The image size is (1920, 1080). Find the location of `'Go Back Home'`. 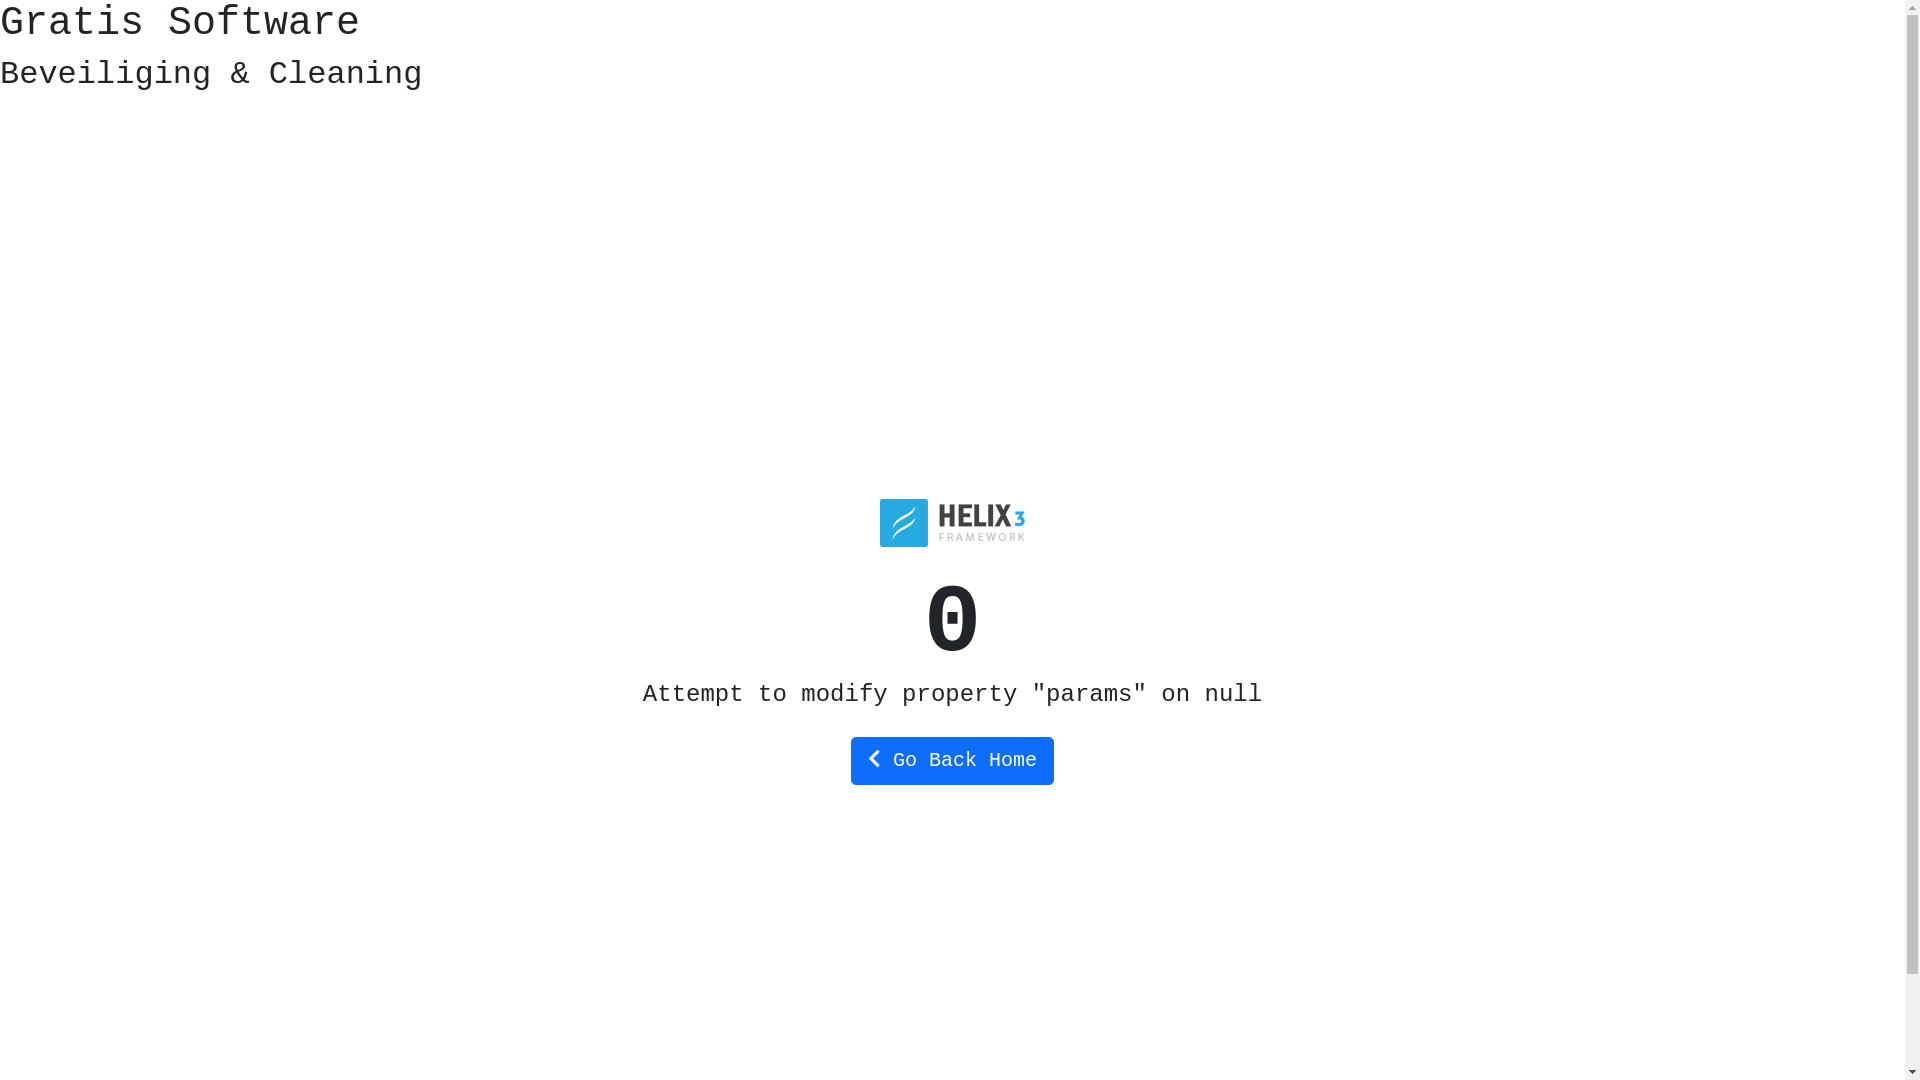

'Go Back Home' is located at coordinates (951, 760).